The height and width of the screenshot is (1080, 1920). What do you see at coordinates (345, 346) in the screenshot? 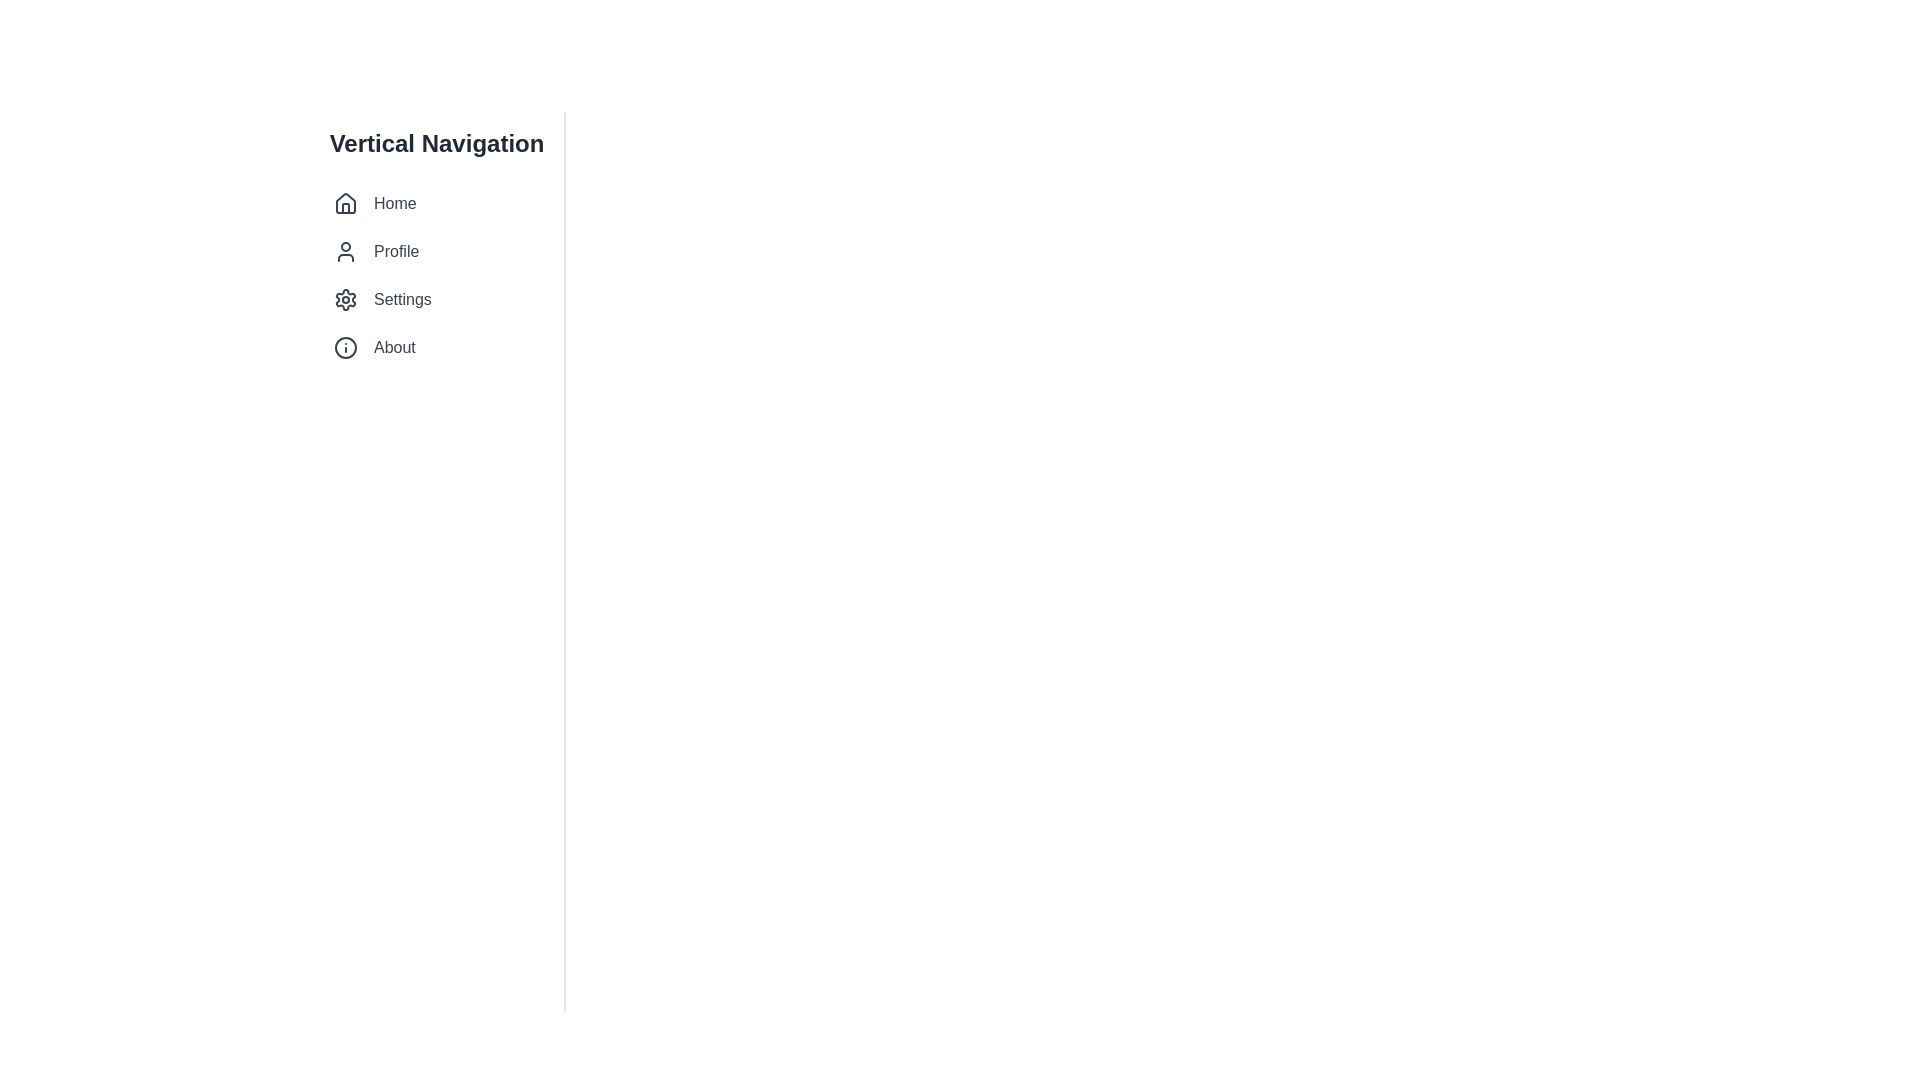
I see `the decorative graphical circle that is part of the 'About' icon in the vertical navigation menu` at bounding box center [345, 346].